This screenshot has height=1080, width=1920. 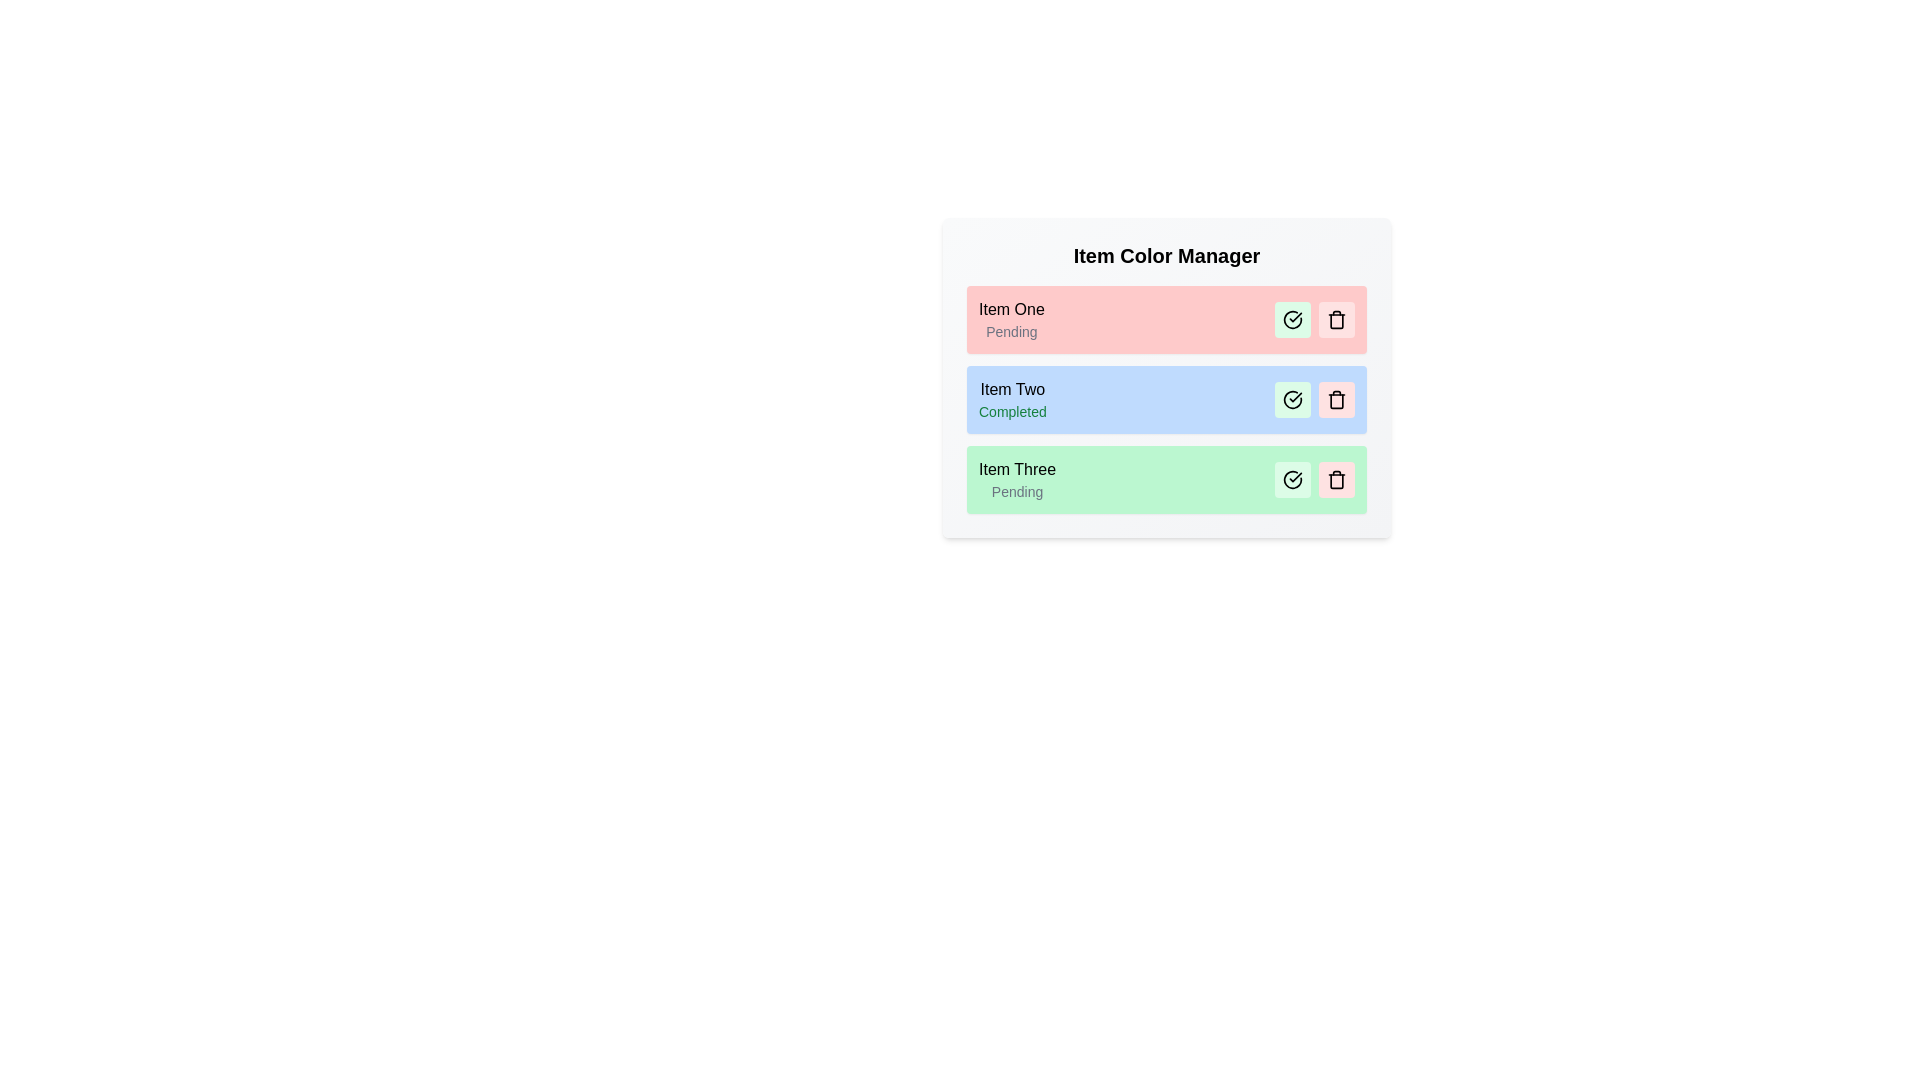 What do you see at coordinates (1337, 400) in the screenshot?
I see `the delete button for the item Item Two` at bounding box center [1337, 400].